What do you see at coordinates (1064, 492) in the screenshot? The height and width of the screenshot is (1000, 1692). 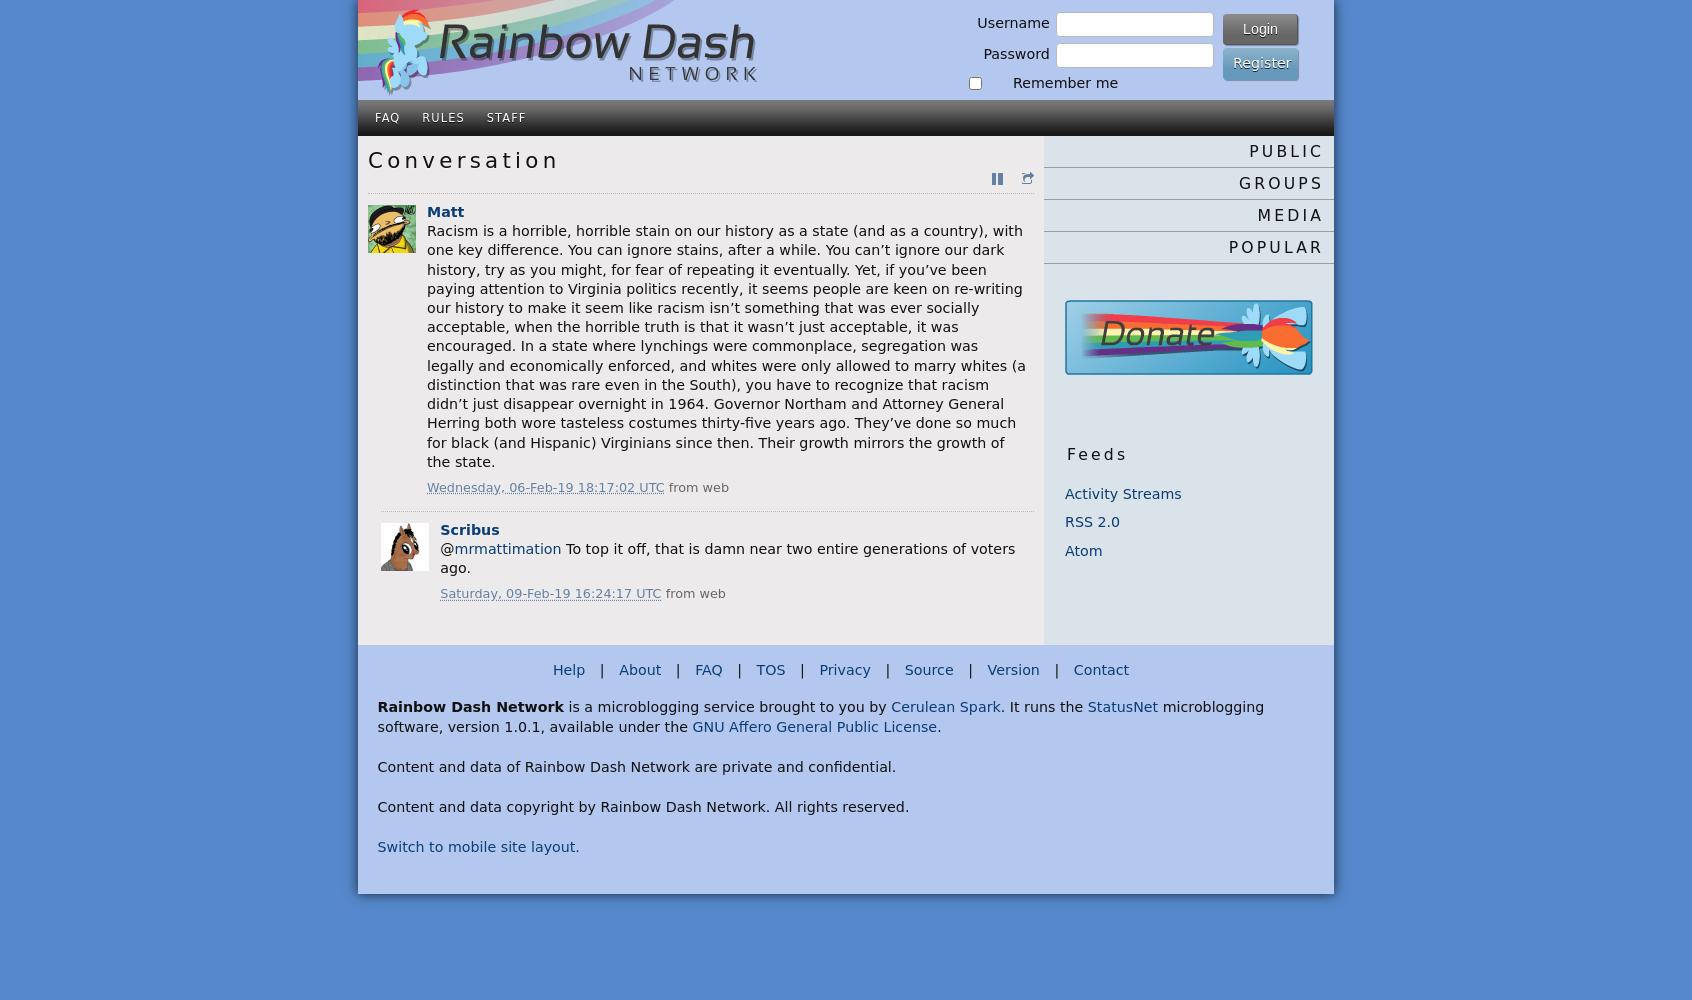 I see `'Activity Streams'` at bounding box center [1064, 492].